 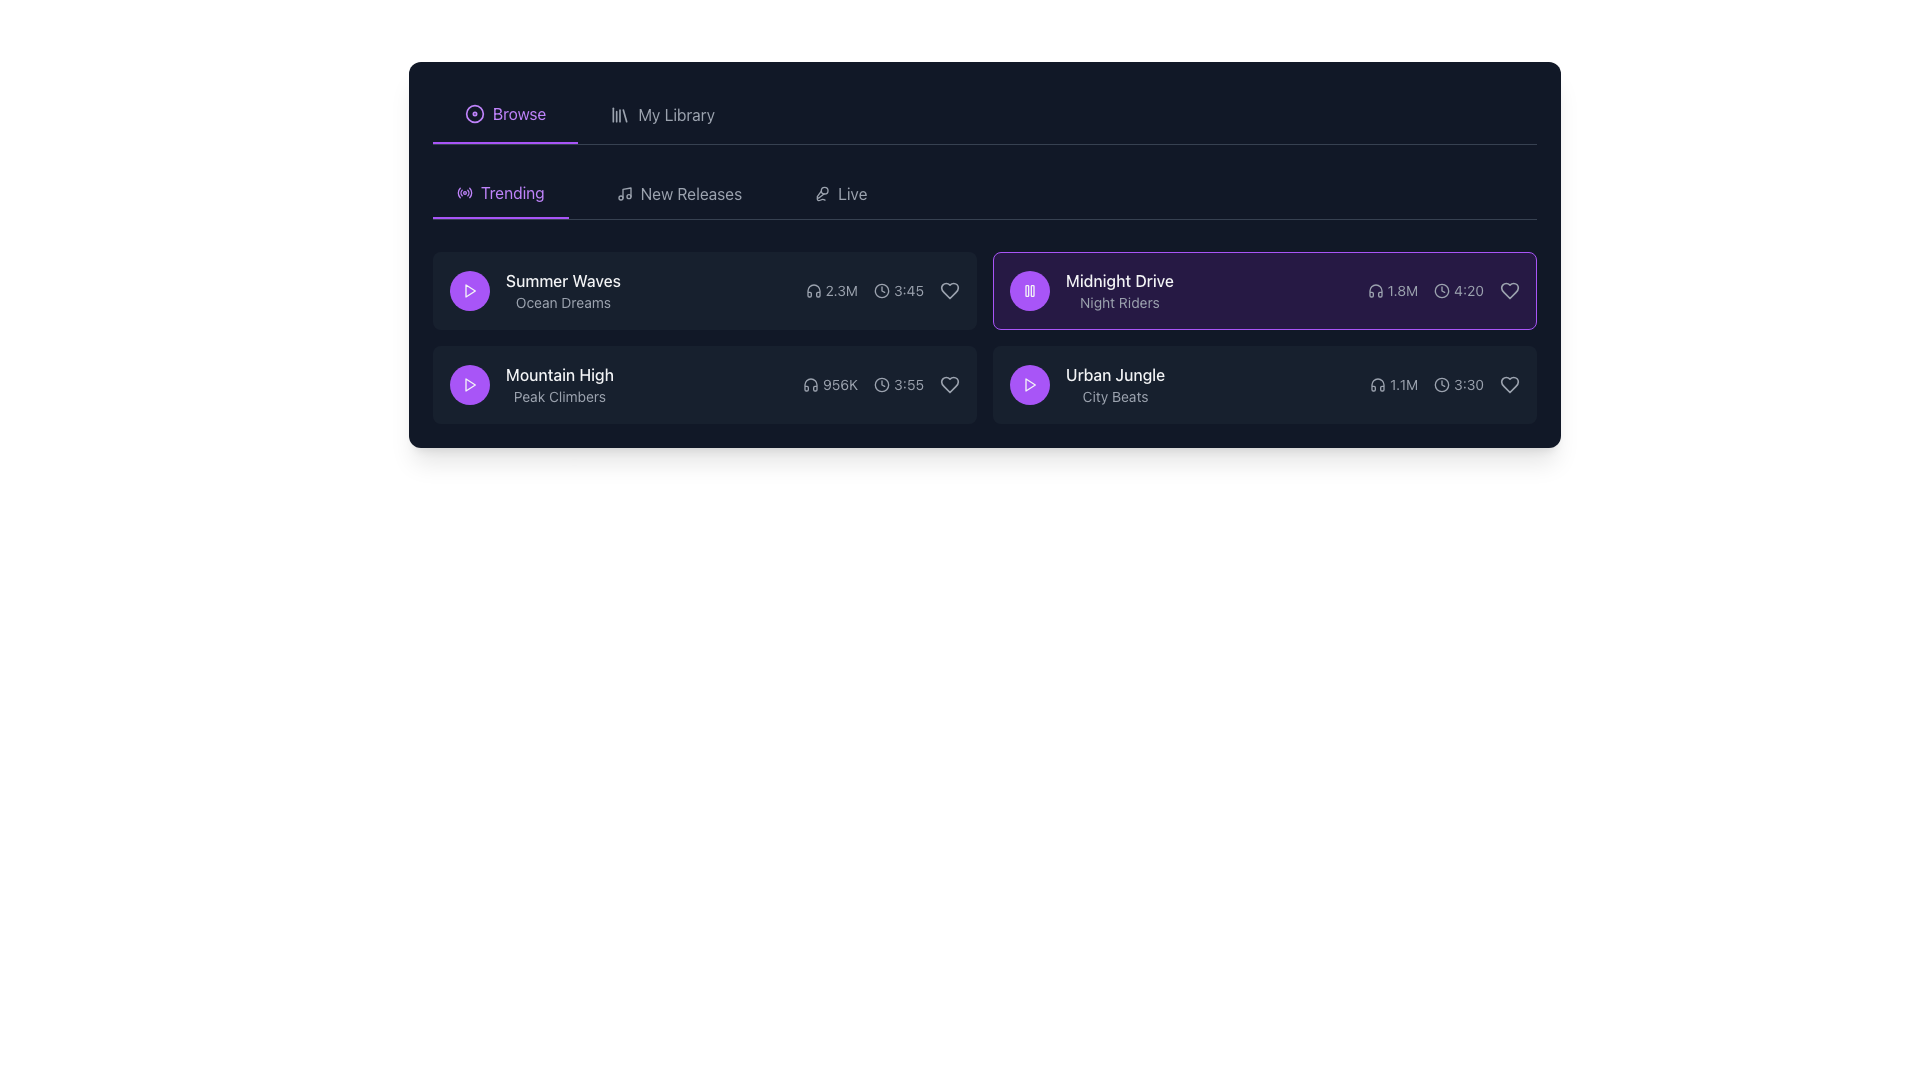 I want to click on the play button for the song 'Summer Waves' to observe hover effects, so click(x=469, y=290).